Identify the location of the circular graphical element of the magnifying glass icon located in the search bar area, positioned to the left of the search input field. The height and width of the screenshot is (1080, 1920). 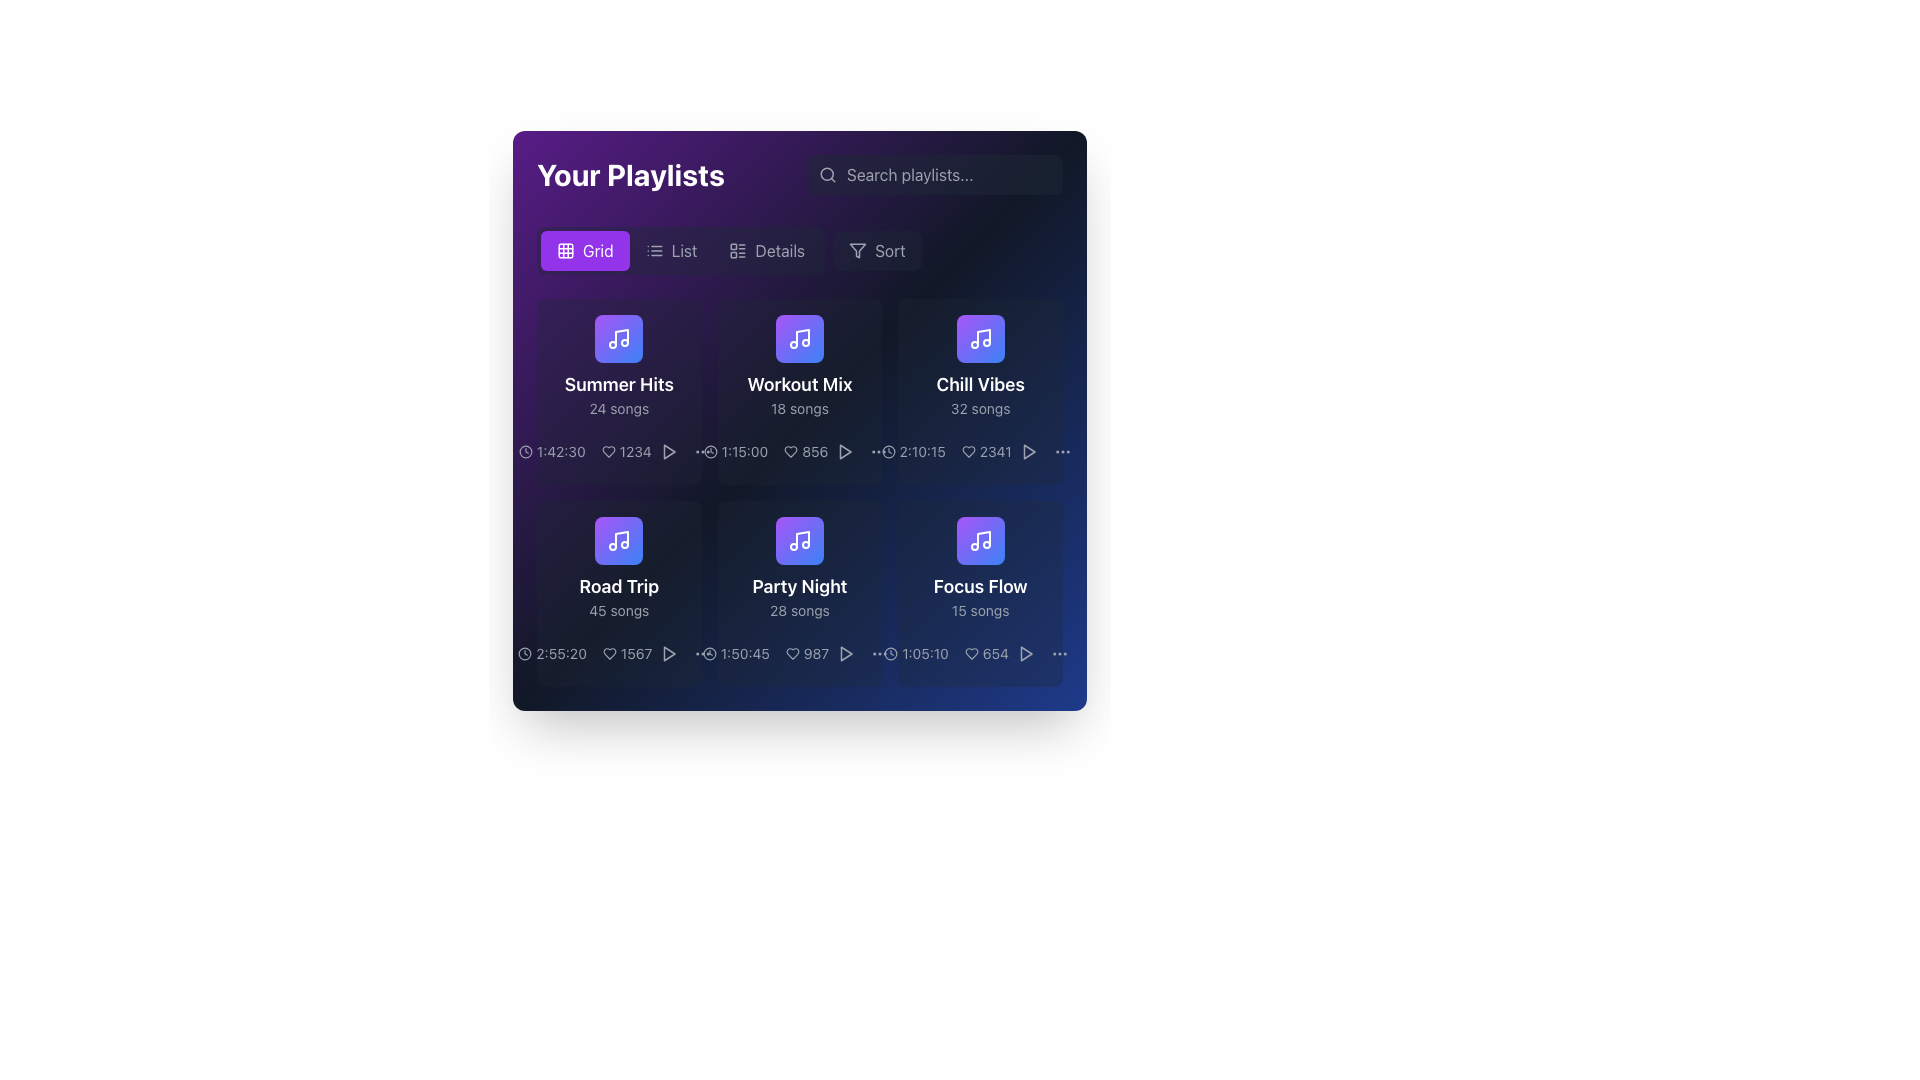
(827, 173).